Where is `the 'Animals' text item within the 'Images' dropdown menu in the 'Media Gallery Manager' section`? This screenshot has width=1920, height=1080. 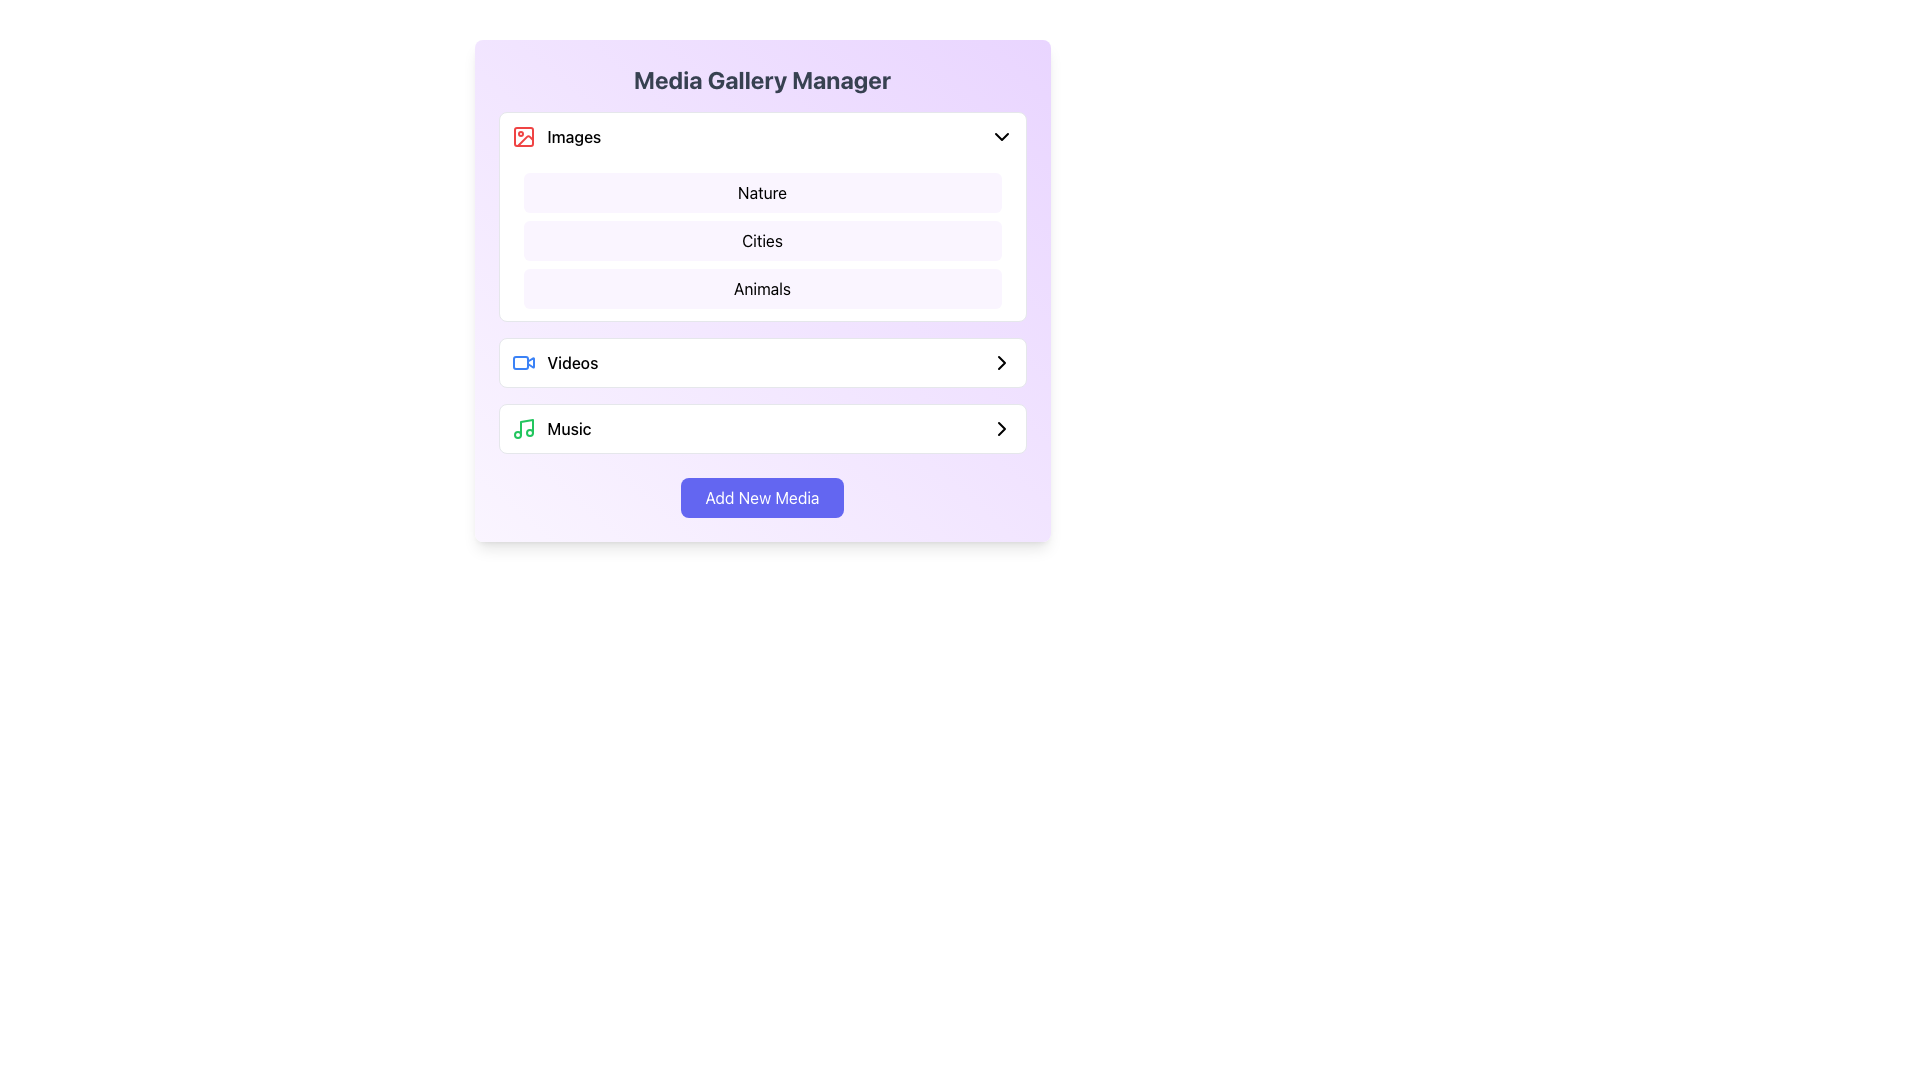
the 'Animals' text item within the 'Images' dropdown menu in the 'Media Gallery Manager' section is located at coordinates (761, 282).